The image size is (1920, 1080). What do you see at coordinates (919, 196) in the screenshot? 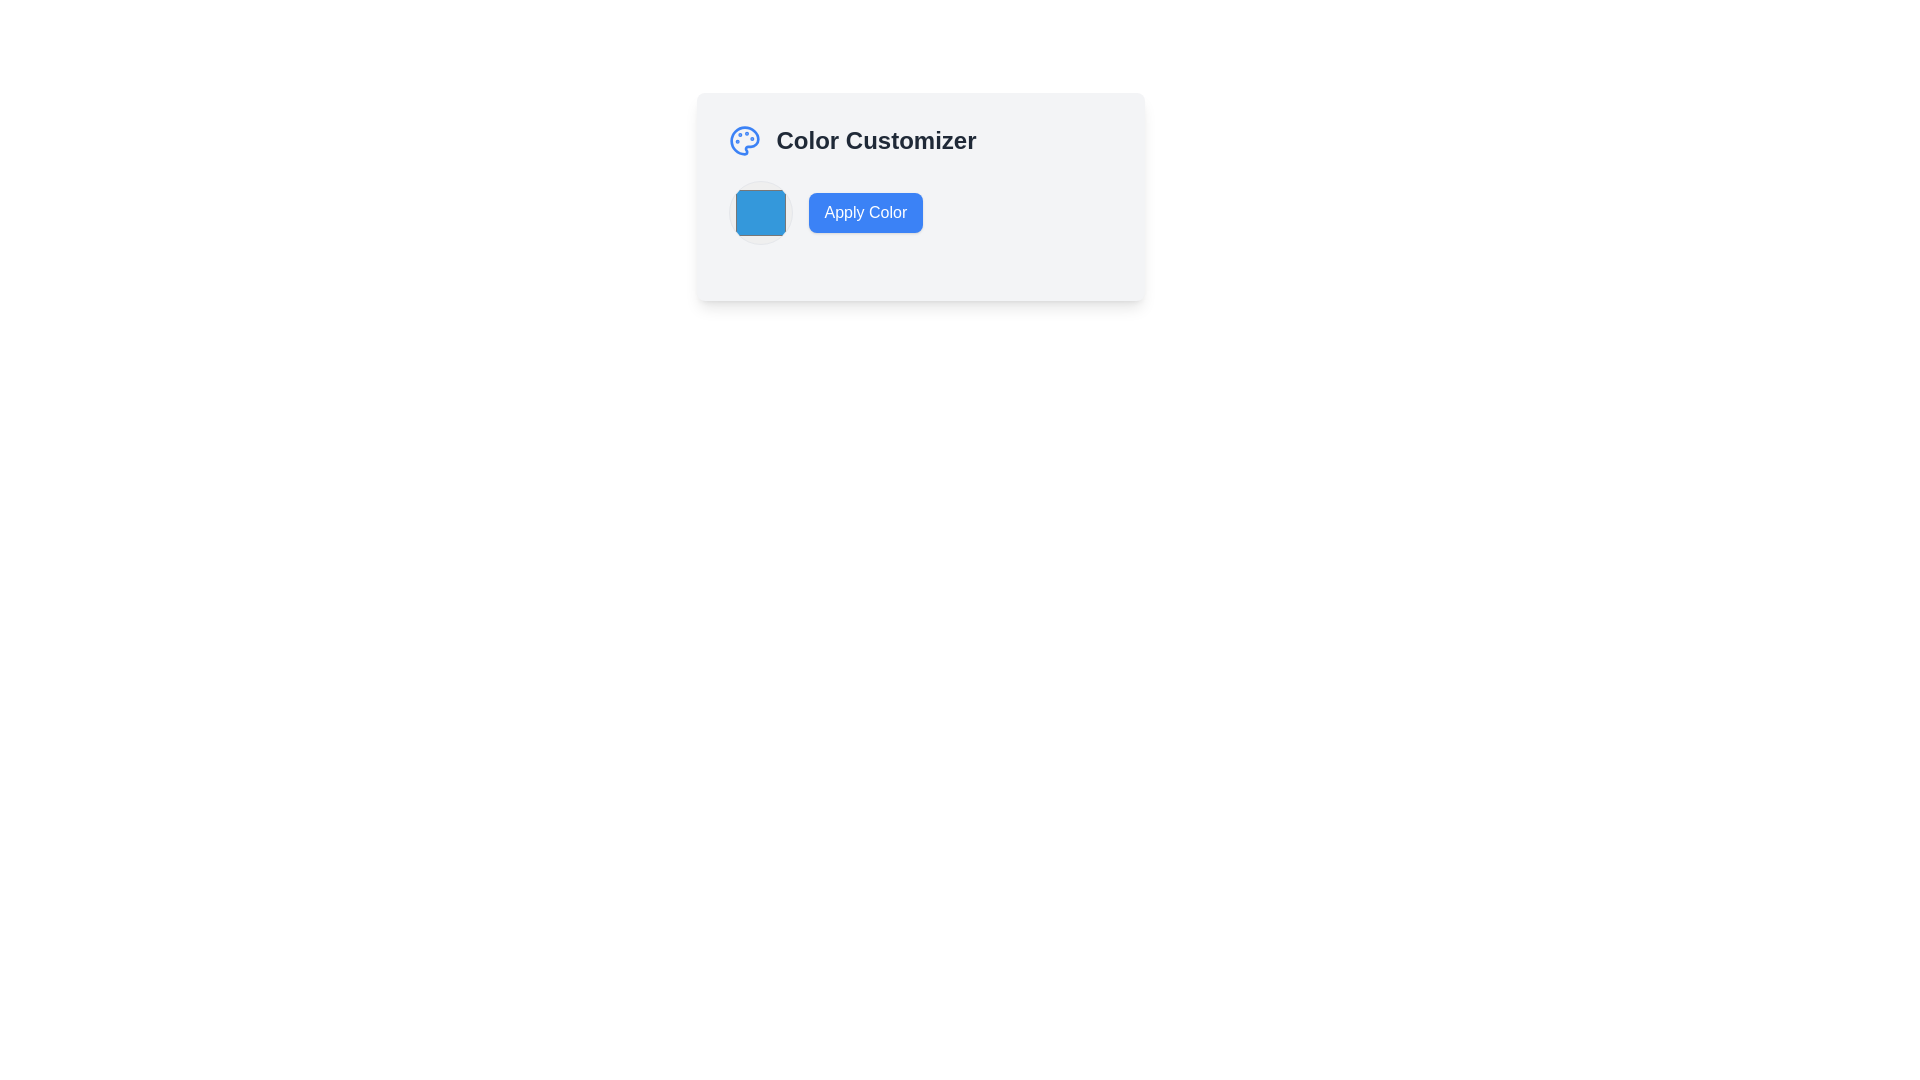
I see `the 'Apply Color' button located within the 'Color Customizer' gray box to apply the selected color from the color picker` at bounding box center [919, 196].